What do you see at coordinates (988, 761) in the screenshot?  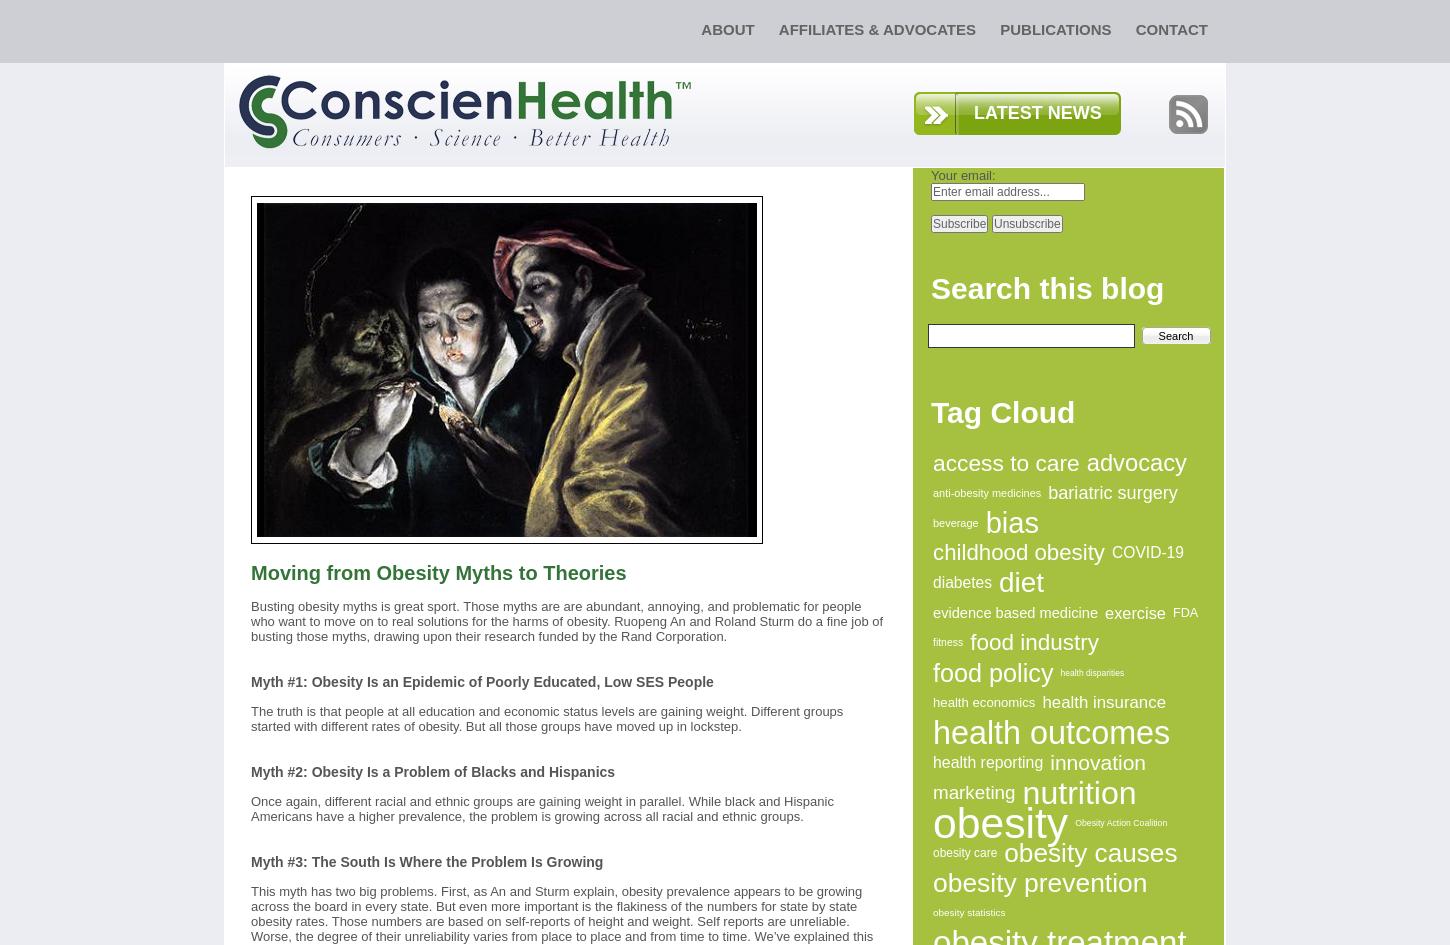 I see `'health reporting'` at bounding box center [988, 761].